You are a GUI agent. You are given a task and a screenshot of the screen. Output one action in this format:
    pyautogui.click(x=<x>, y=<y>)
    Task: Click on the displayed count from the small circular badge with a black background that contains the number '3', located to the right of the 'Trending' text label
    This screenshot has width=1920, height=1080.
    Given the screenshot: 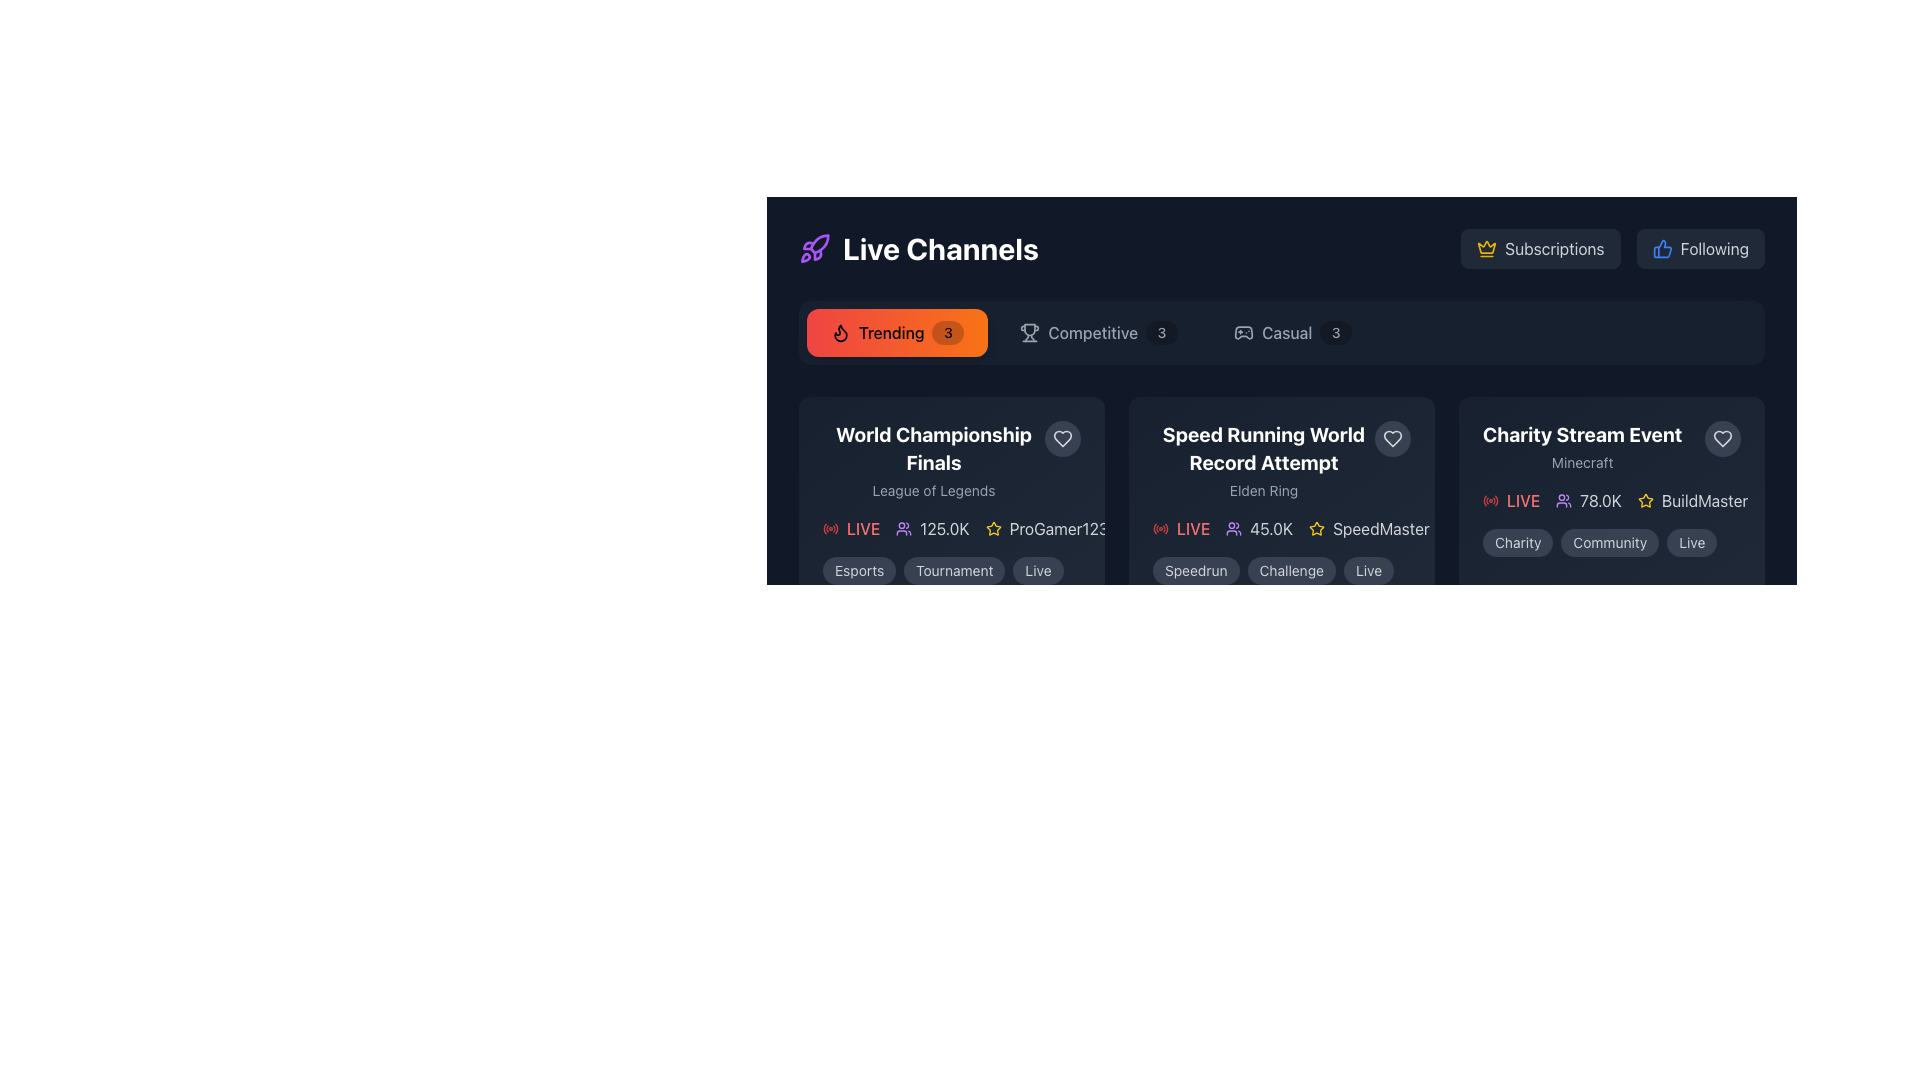 What is the action you would take?
    pyautogui.click(x=947, y=331)
    